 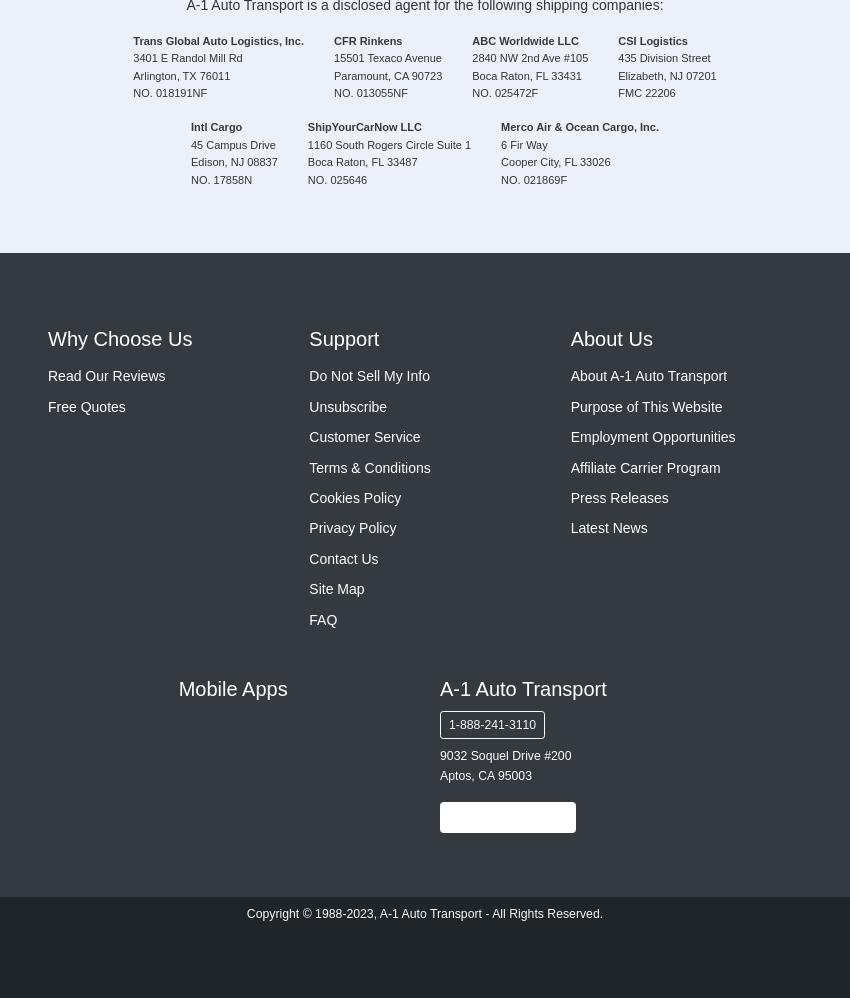 I want to click on 'Unsubscribe', so click(x=346, y=405).